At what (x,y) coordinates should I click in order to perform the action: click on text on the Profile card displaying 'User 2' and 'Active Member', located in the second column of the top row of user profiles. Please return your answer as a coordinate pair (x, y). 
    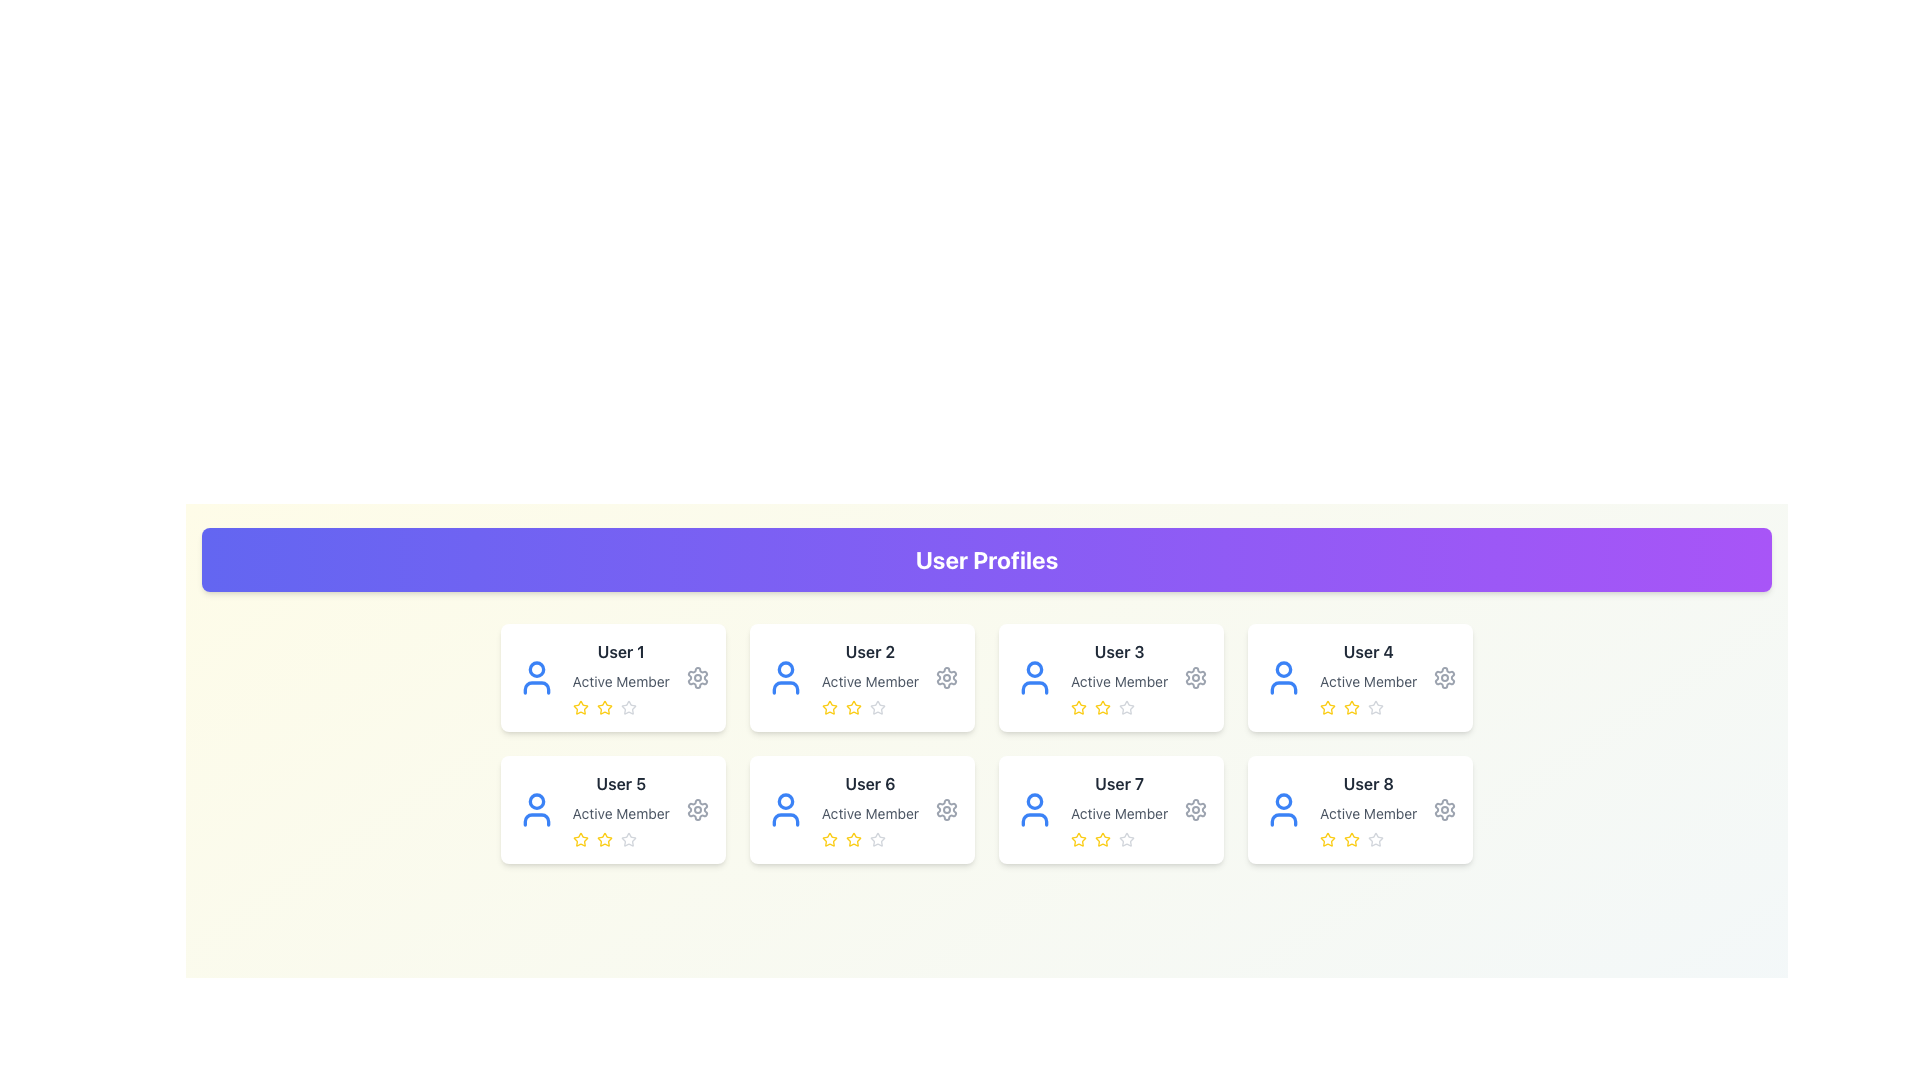
    Looking at the image, I should click on (870, 677).